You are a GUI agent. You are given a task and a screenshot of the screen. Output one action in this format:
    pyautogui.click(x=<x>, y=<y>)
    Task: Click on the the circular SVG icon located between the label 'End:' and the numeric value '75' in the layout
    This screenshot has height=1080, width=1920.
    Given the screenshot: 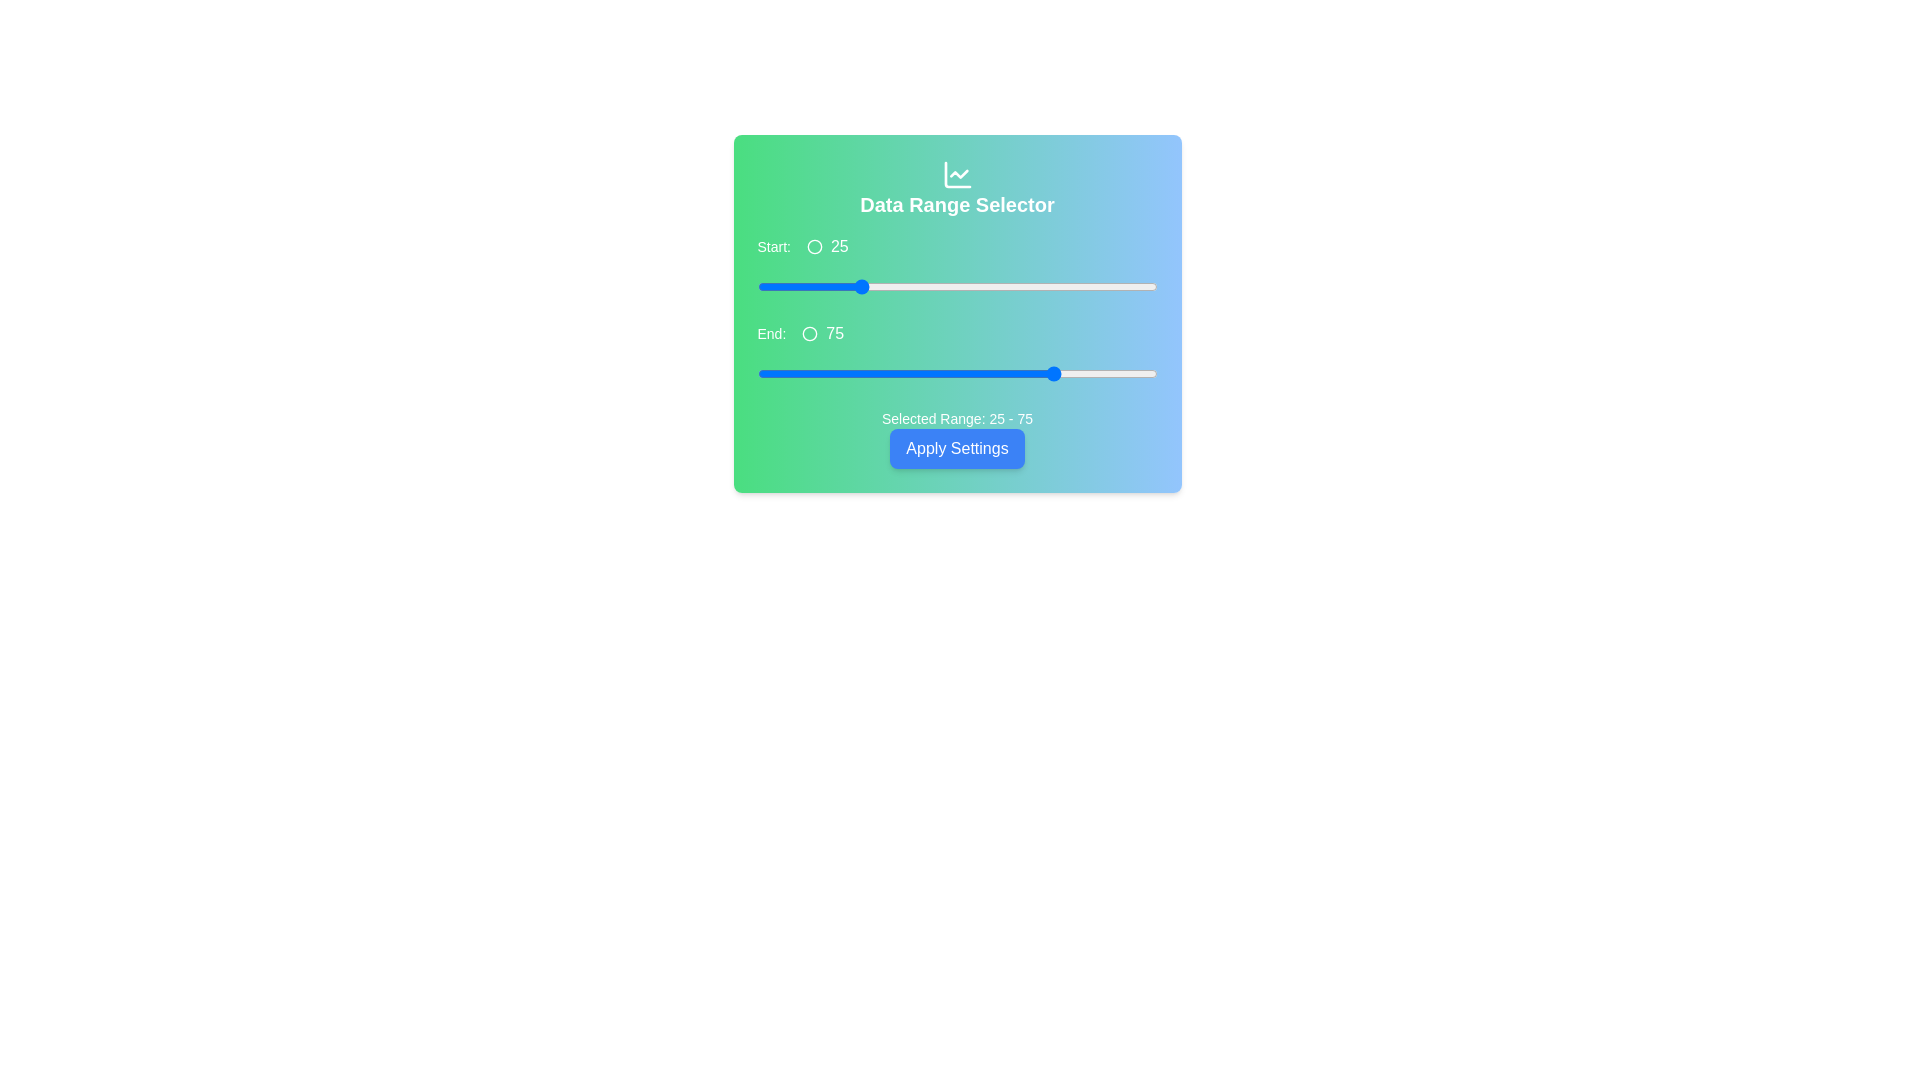 What is the action you would take?
    pyautogui.click(x=810, y=333)
    